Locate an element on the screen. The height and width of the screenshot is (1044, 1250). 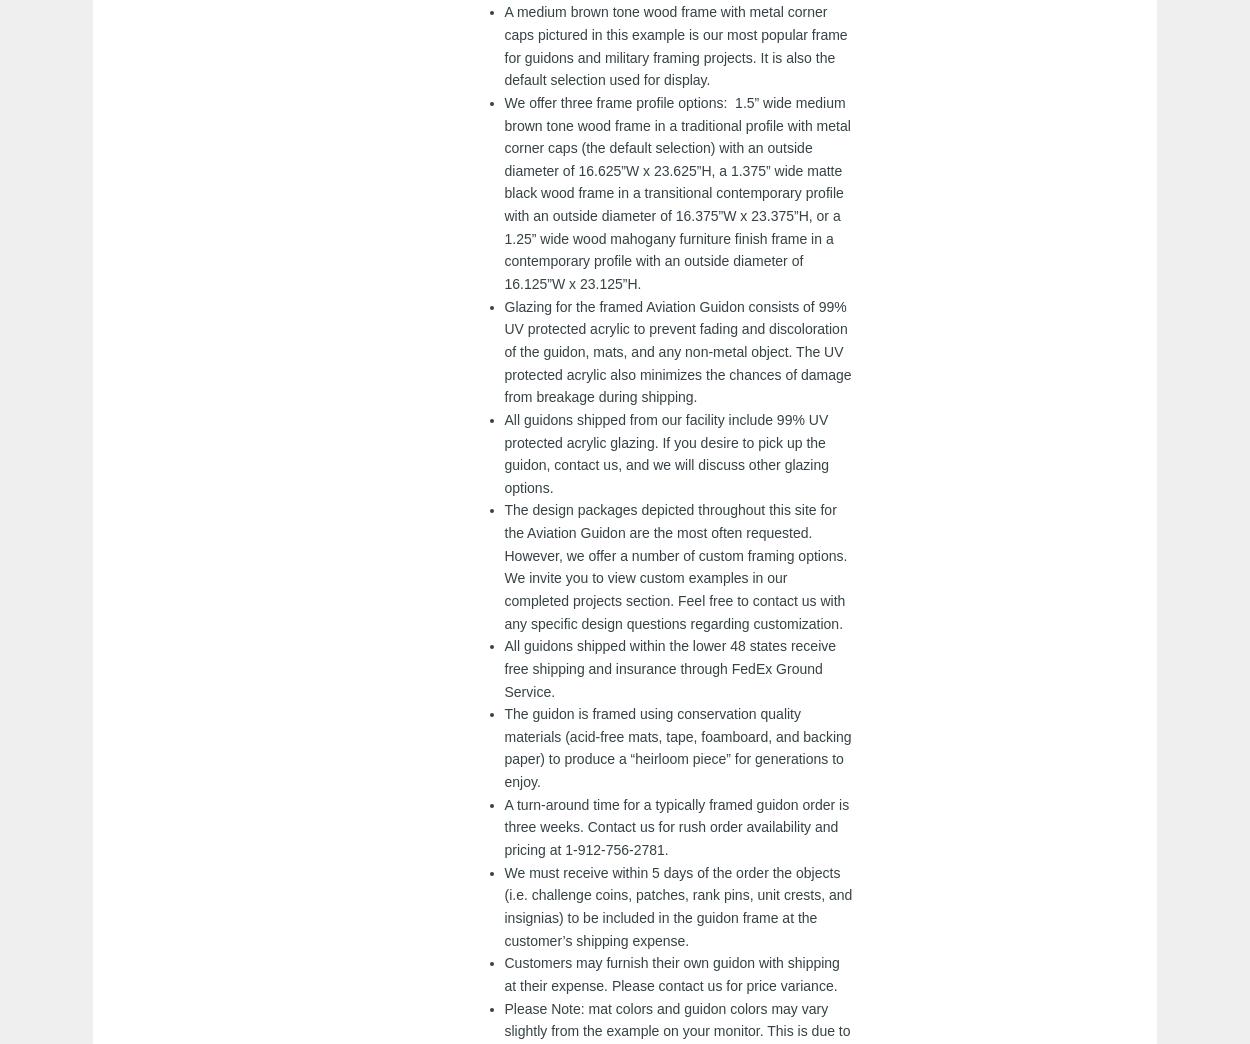
'All guidons shipped from our facility include 99% UV protected acrylic glazing. If you desire to pick up the guidon, contact us, and we will discuss other glazing options.' is located at coordinates (666, 451).